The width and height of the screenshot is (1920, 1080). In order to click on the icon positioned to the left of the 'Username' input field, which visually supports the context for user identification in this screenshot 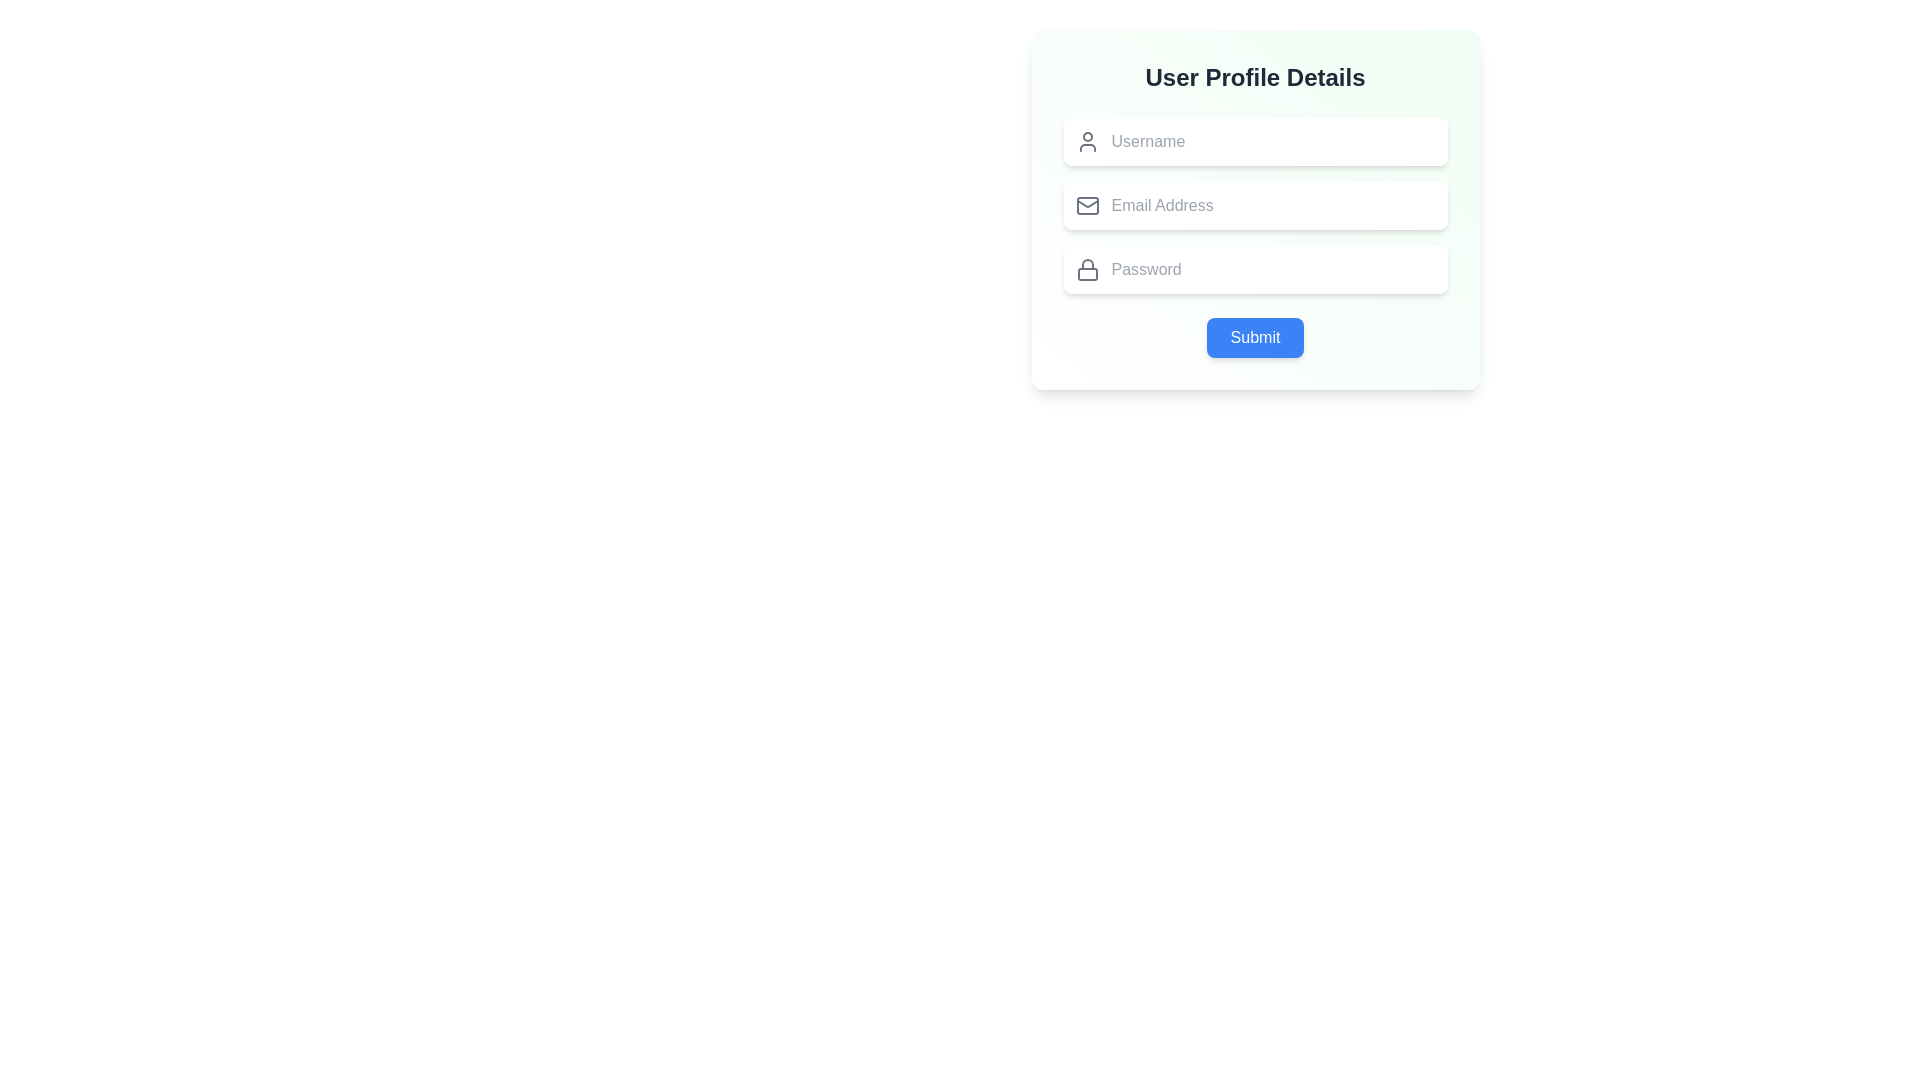, I will do `click(1086, 141)`.